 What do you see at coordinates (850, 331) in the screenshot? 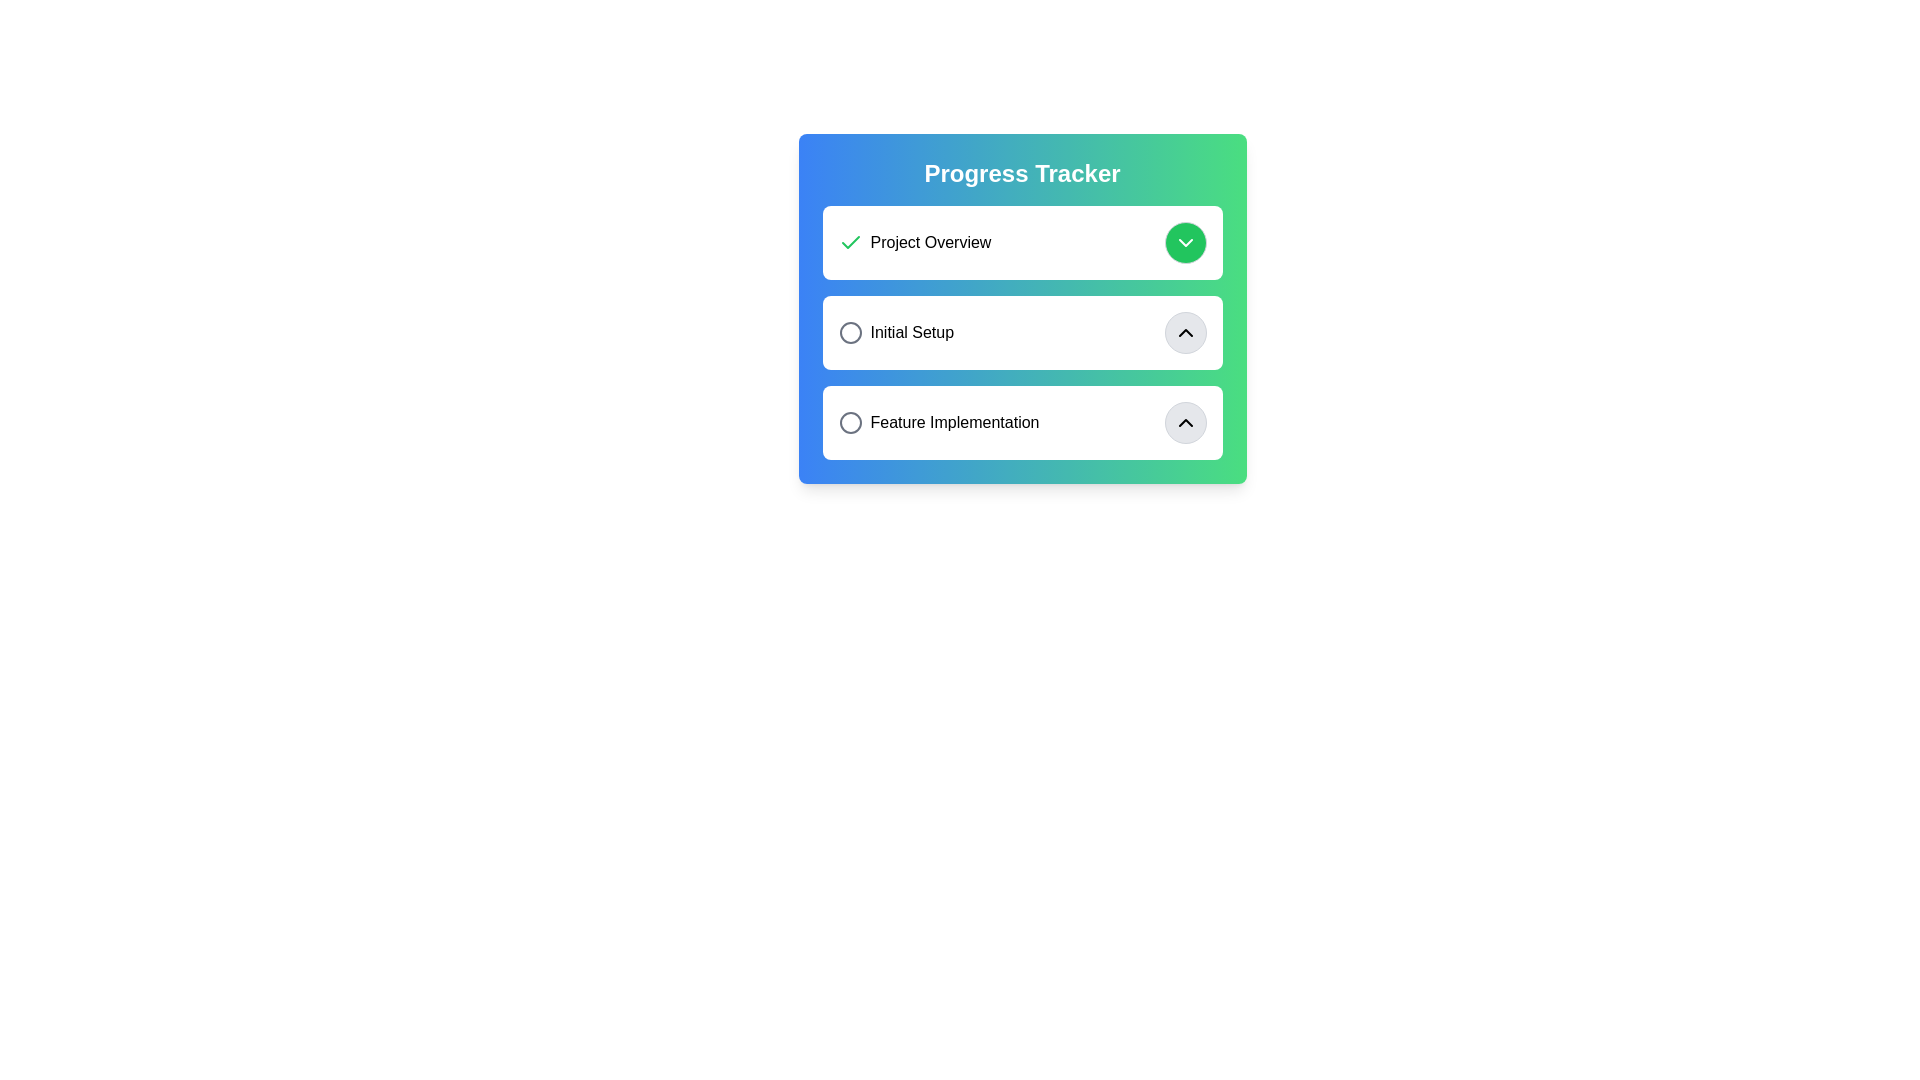
I see `the status indicator icon located in the second section of the 'Progress Tracker' widget, positioned to the left of the 'Initial Setup' text` at bounding box center [850, 331].